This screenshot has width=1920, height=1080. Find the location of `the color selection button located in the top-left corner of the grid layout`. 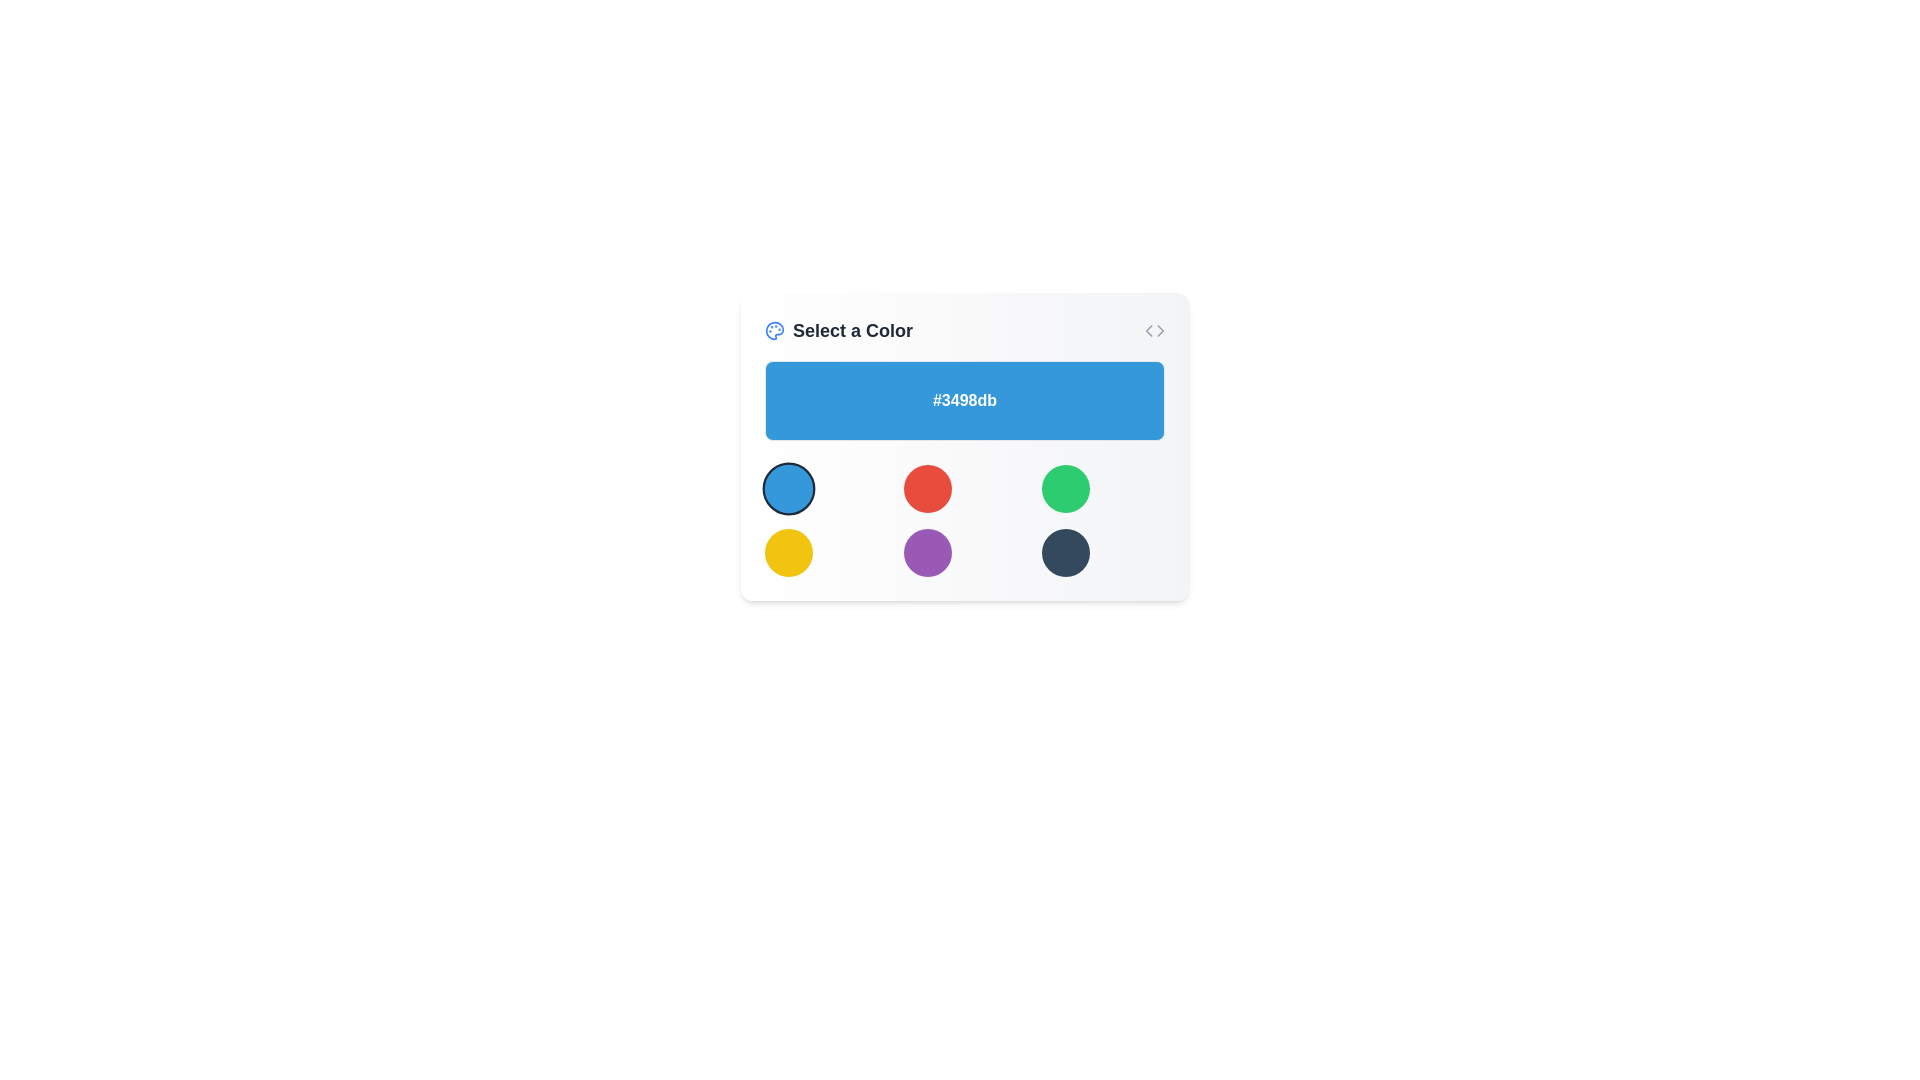

the color selection button located in the top-left corner of the grid layout is located at coordinates (787, 489).